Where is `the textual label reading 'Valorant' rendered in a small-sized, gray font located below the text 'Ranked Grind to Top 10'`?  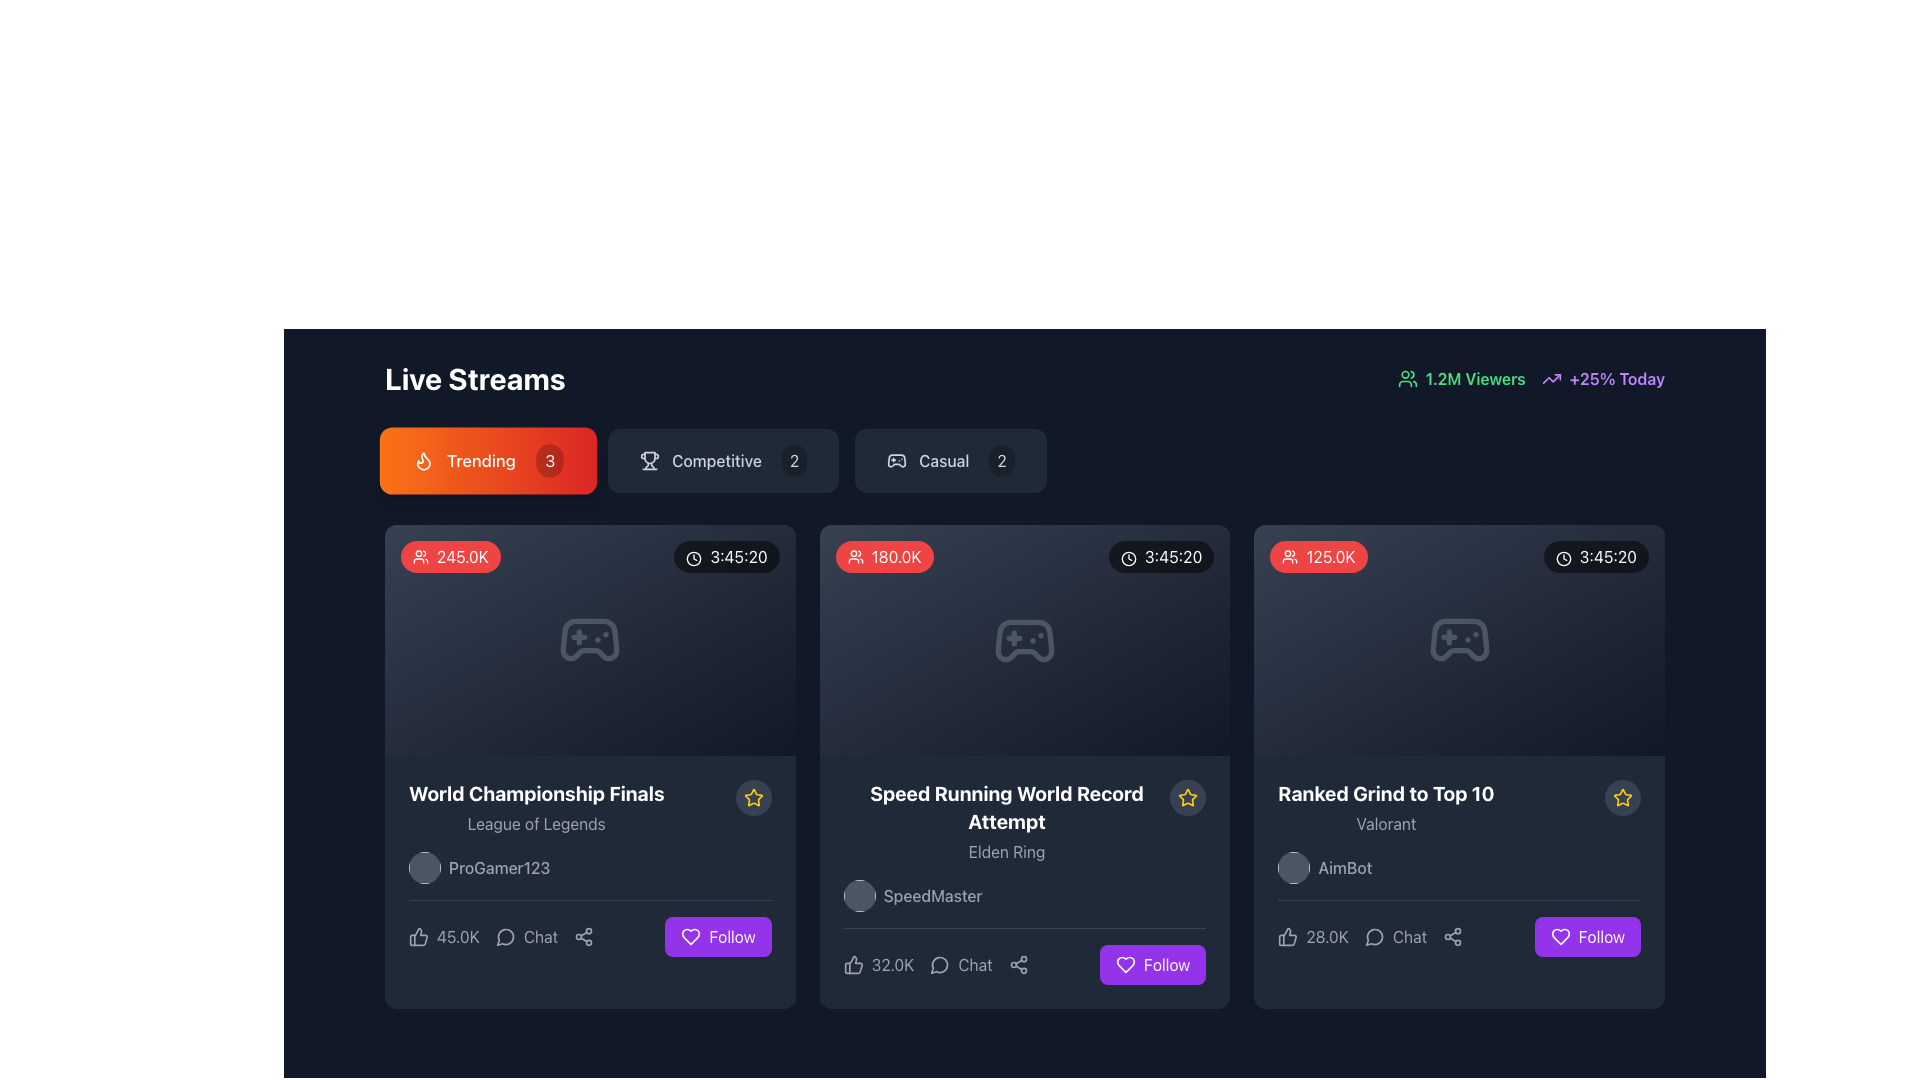
the textual label reading 'Valorant' rendered in a small-sized, gray font located below the text 'Ranked Grind to Top 10' is located at coordinates (1385, 823).